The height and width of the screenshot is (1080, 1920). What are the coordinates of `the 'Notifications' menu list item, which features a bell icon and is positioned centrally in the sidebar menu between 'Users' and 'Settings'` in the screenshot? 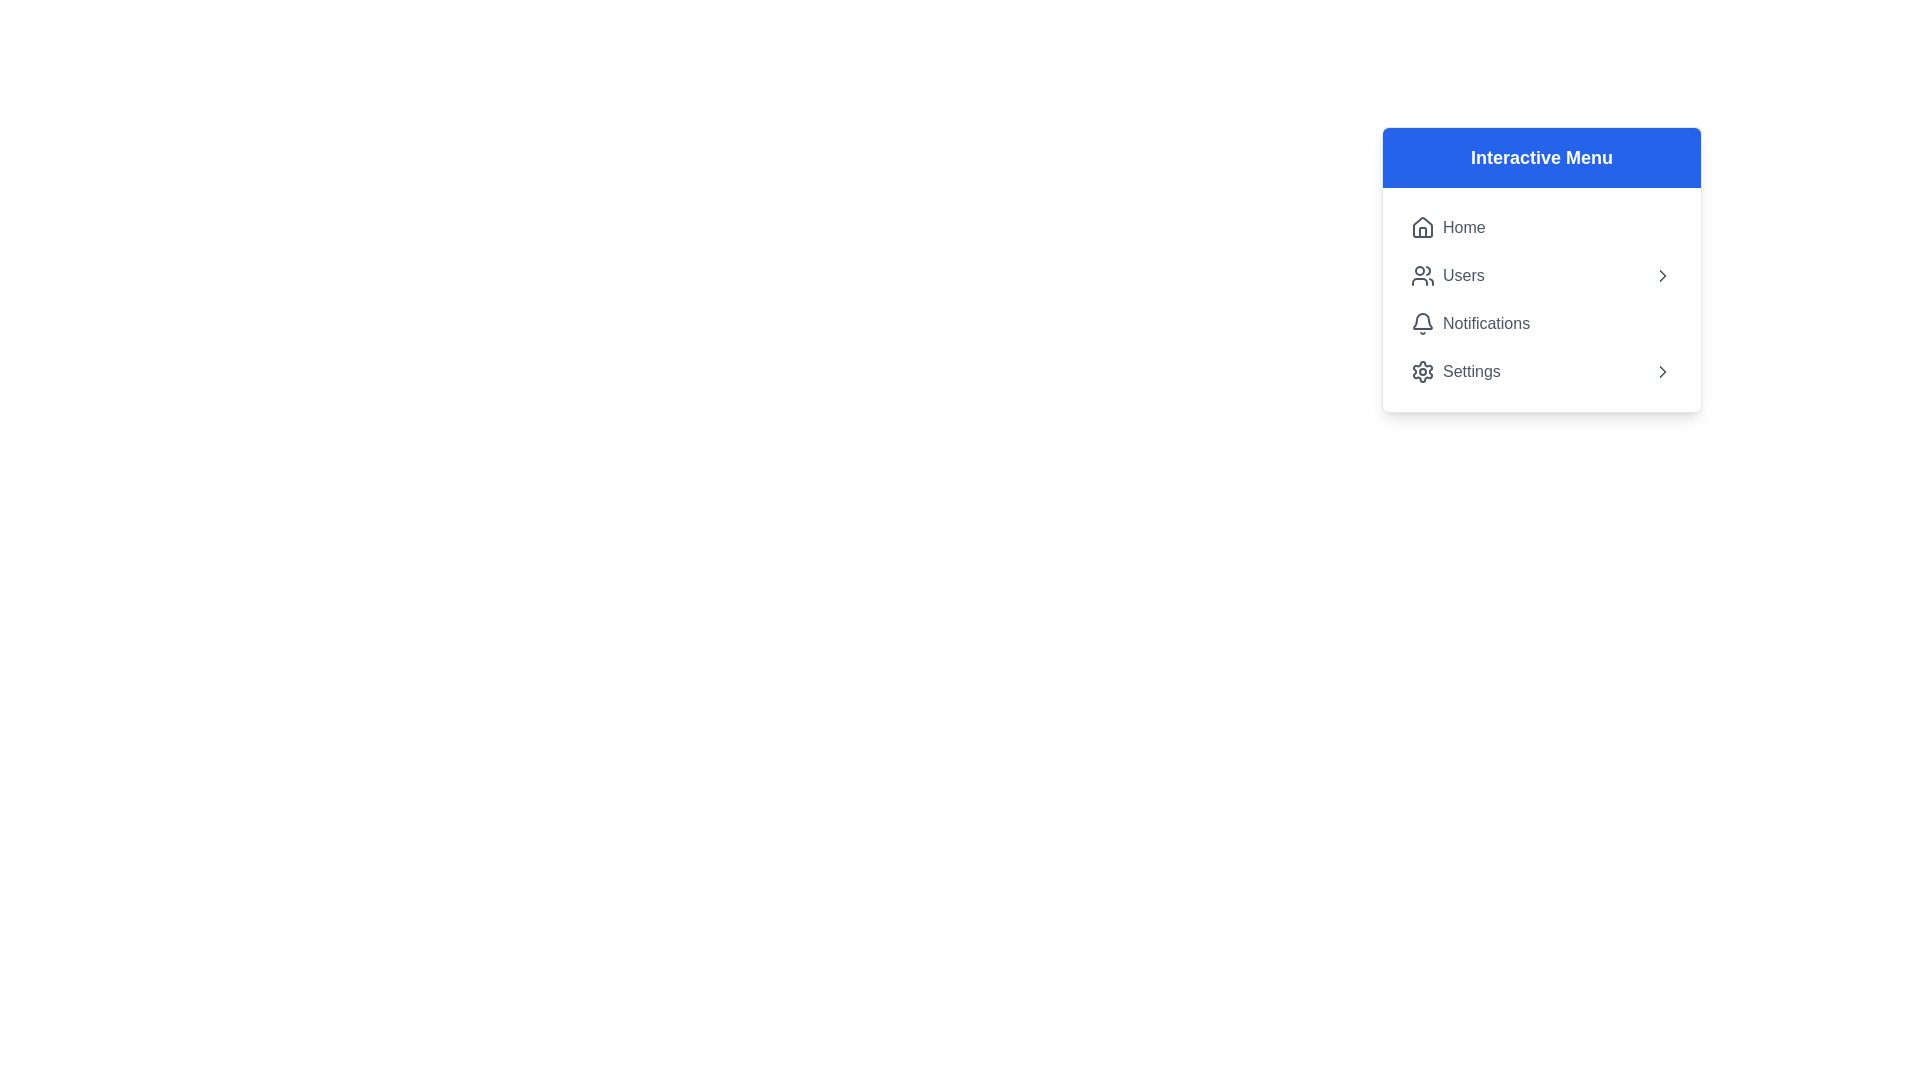 It's located at (1470, 323).